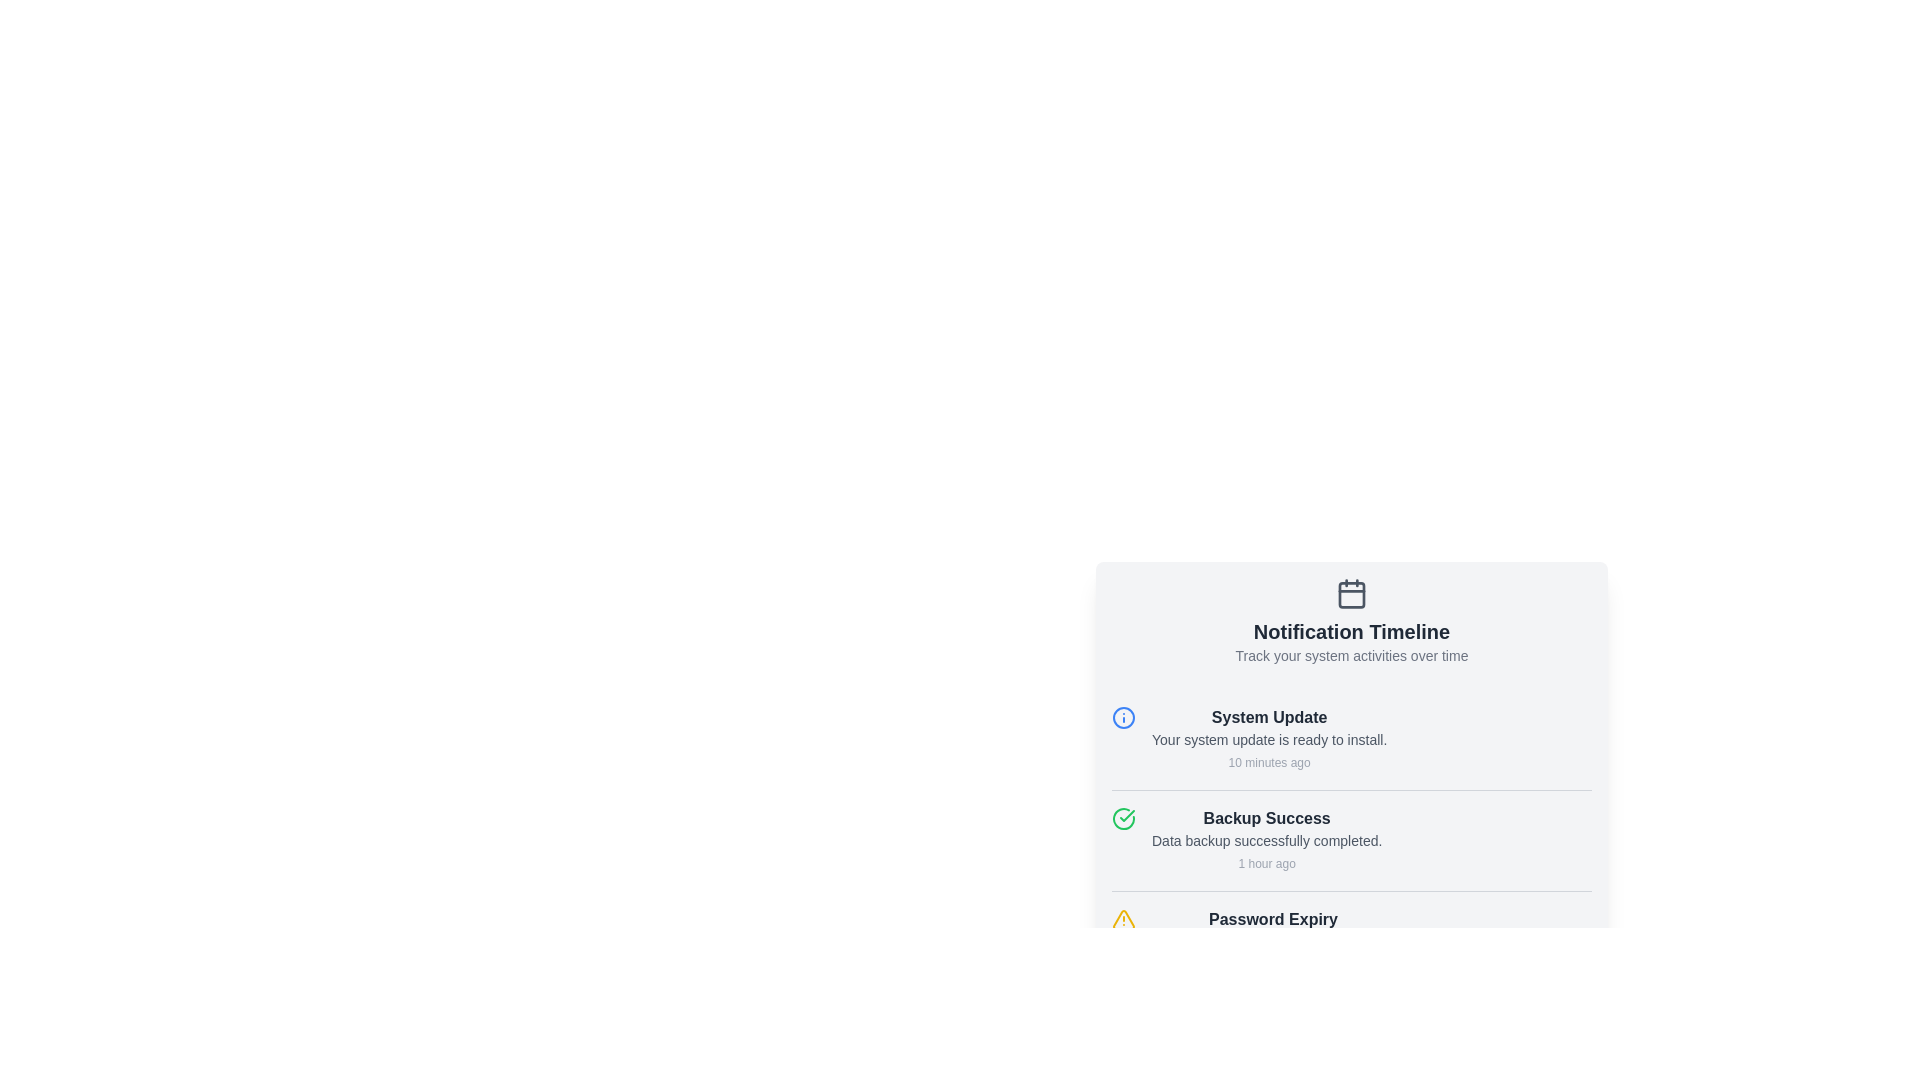  Describe the element at coordinates (1352, 941) in the screenshot. I see `notification details from the third entry in the 'Notification Timeline' list, which alerts the user about the imminent expiration of their current password` at that location.